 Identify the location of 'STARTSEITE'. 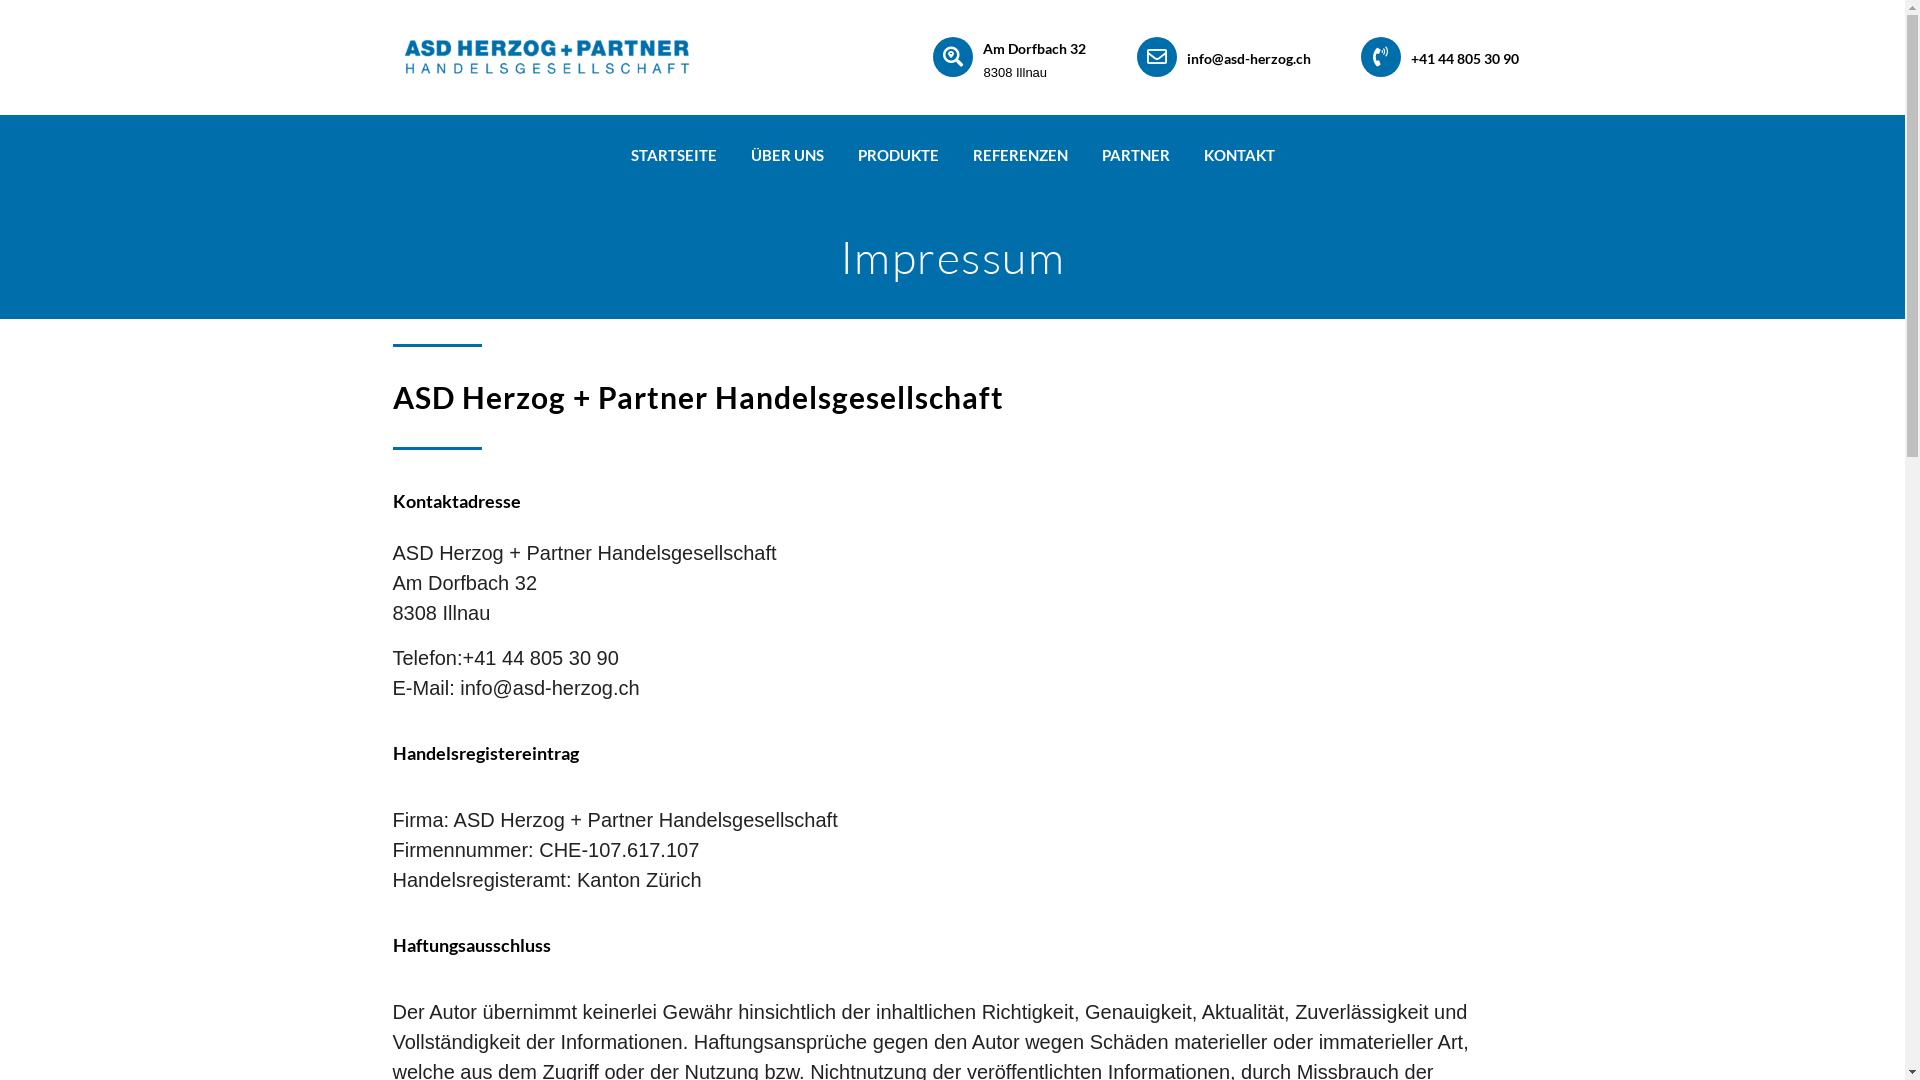
(673, 153).